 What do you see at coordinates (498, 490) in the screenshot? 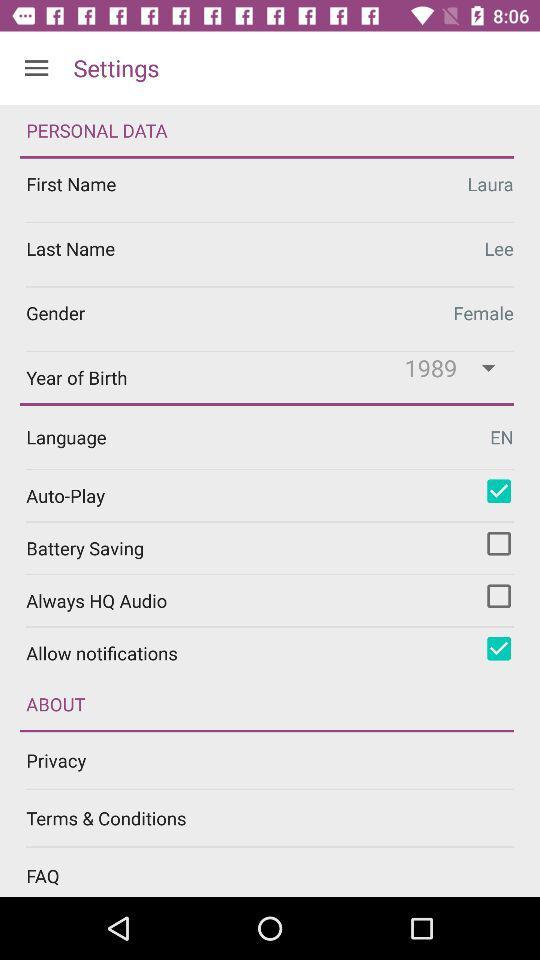
I see `auto-play setting` at bounding box center [498, 490].